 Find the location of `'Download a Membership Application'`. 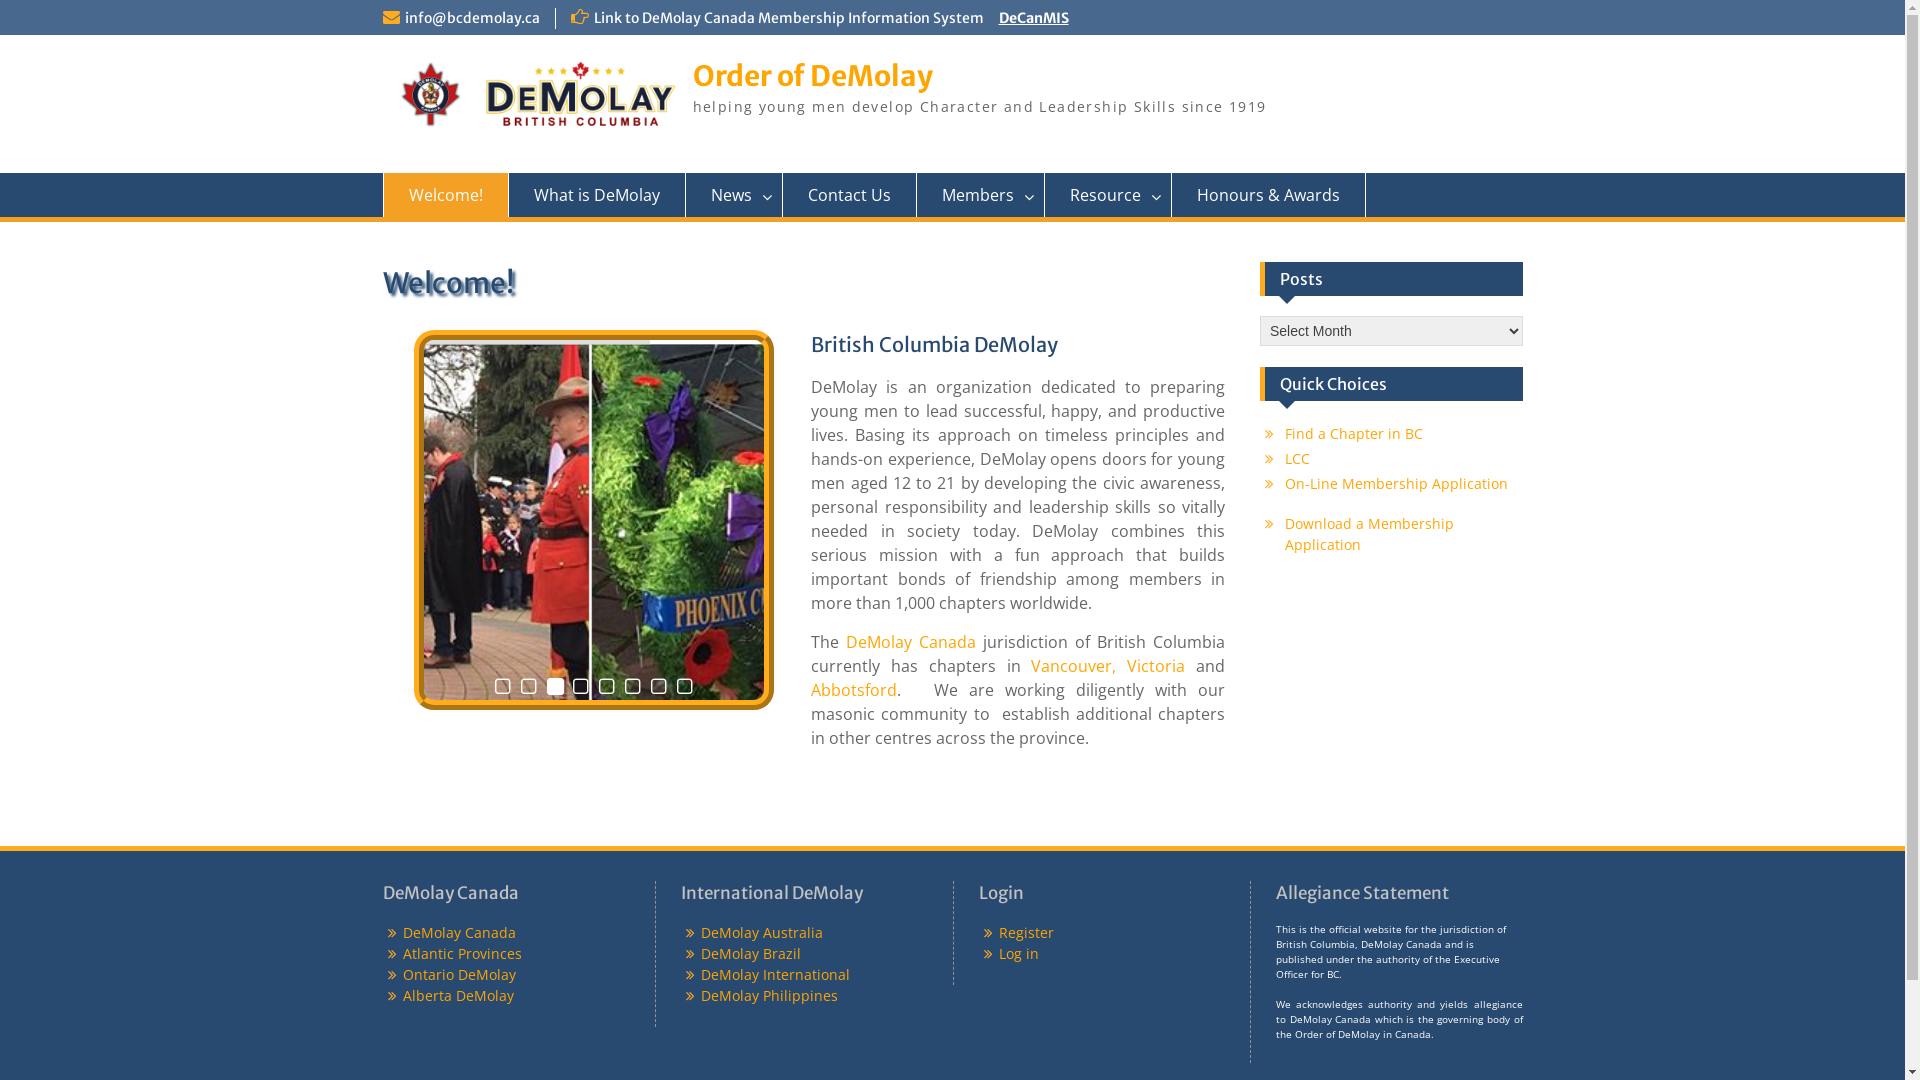

'Download a Membership Application' is located at coordinates (1368, 532).